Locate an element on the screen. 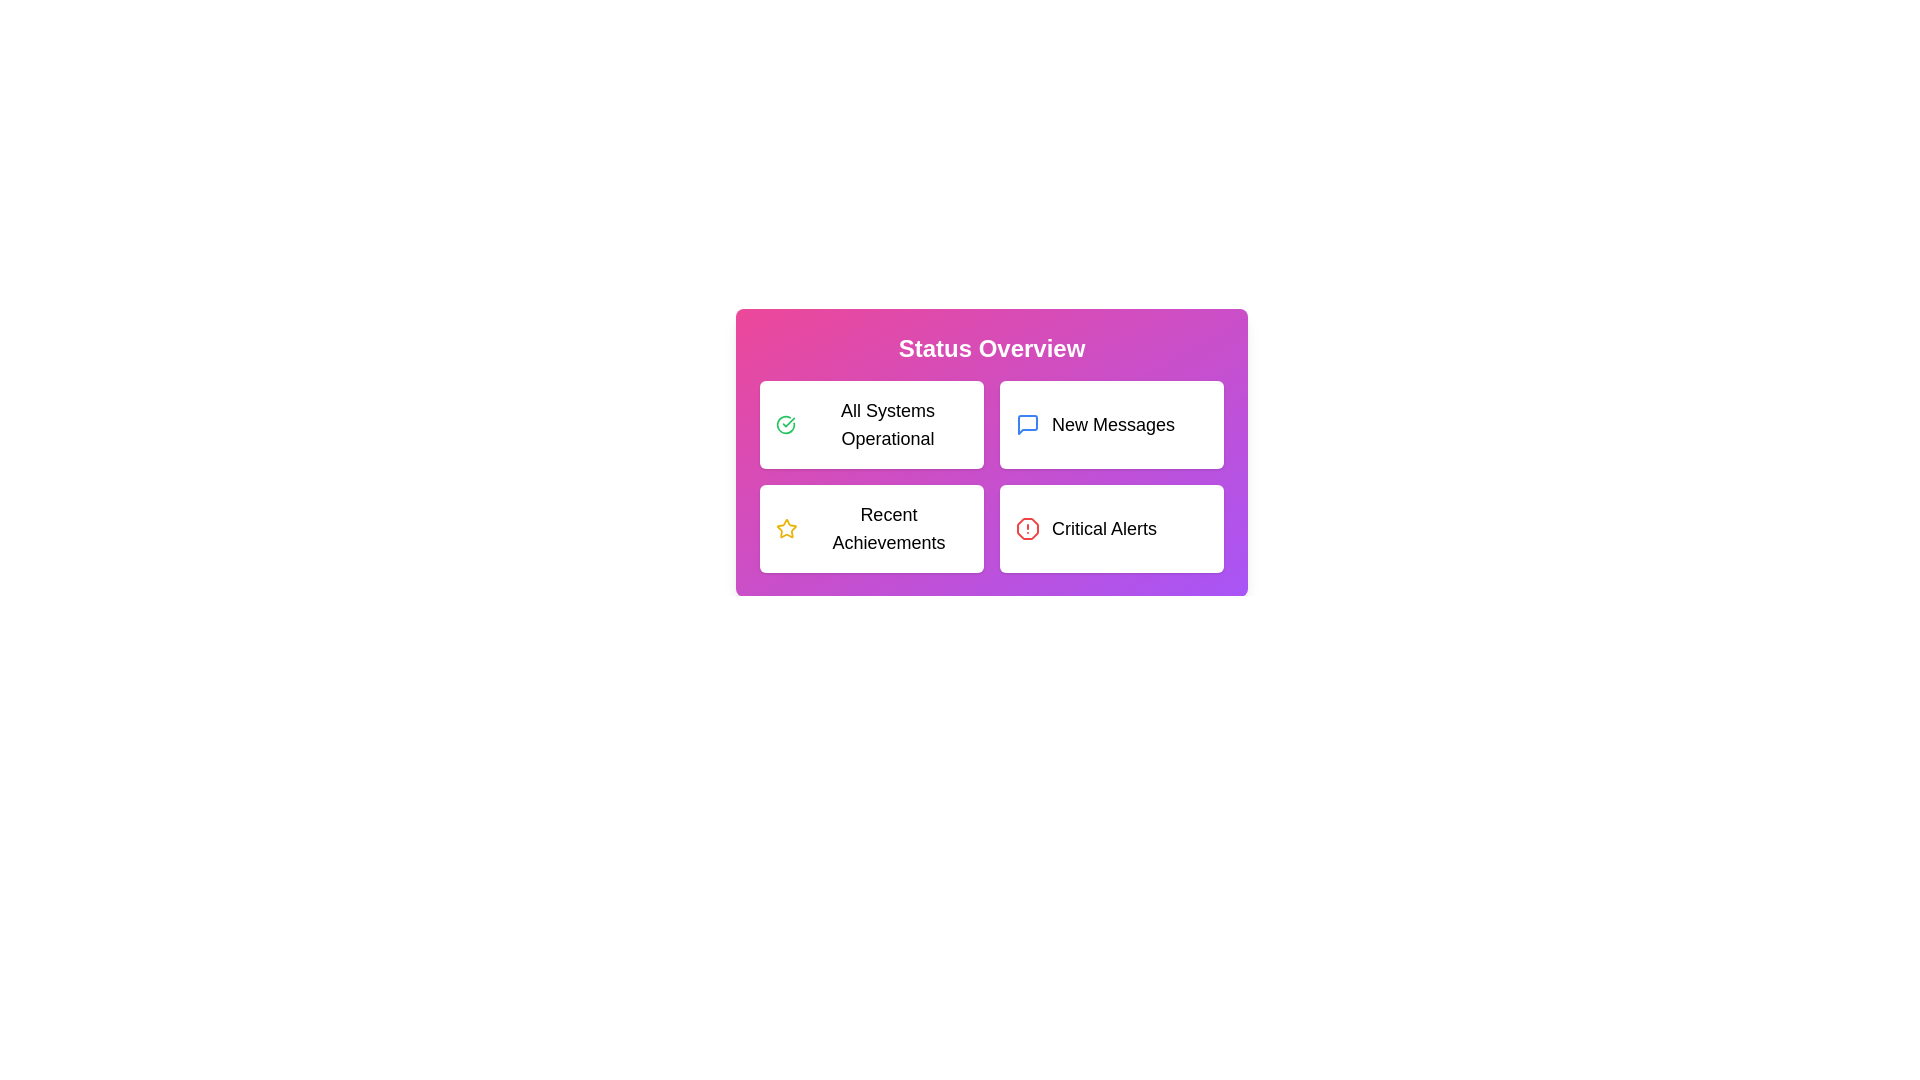 The image size is (1920, 1080). the green circular icon with a checkmark symbol located in the top left of the 'Status Overview' section, representing 'All Systems Operational.' is located at coordinates (785, 423).